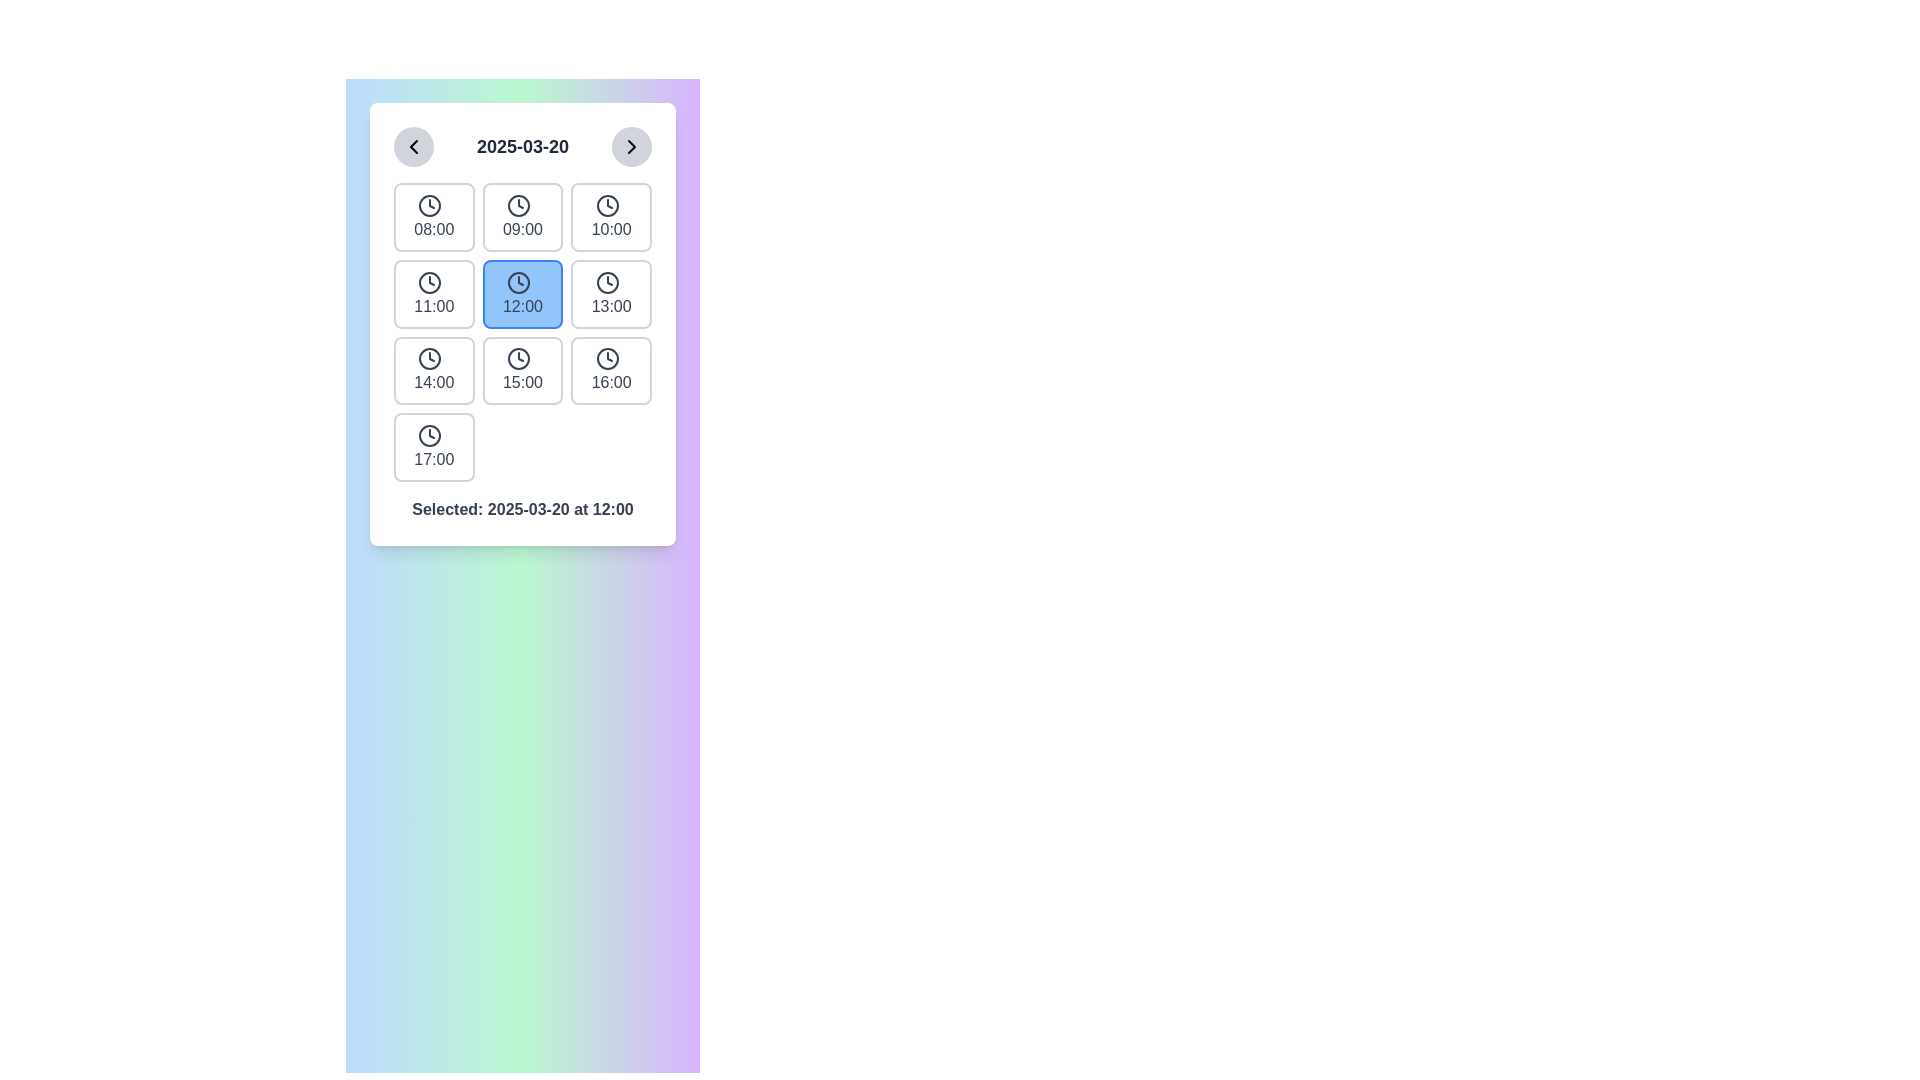 The height and width of the screenshot is (1080, 1920). Describe the element at coordinates (606, 205) in the screenshot. I see `the circular boundary of the clock icon located in the top-right cell of a 3x4 grid layout for time selection` at that location.